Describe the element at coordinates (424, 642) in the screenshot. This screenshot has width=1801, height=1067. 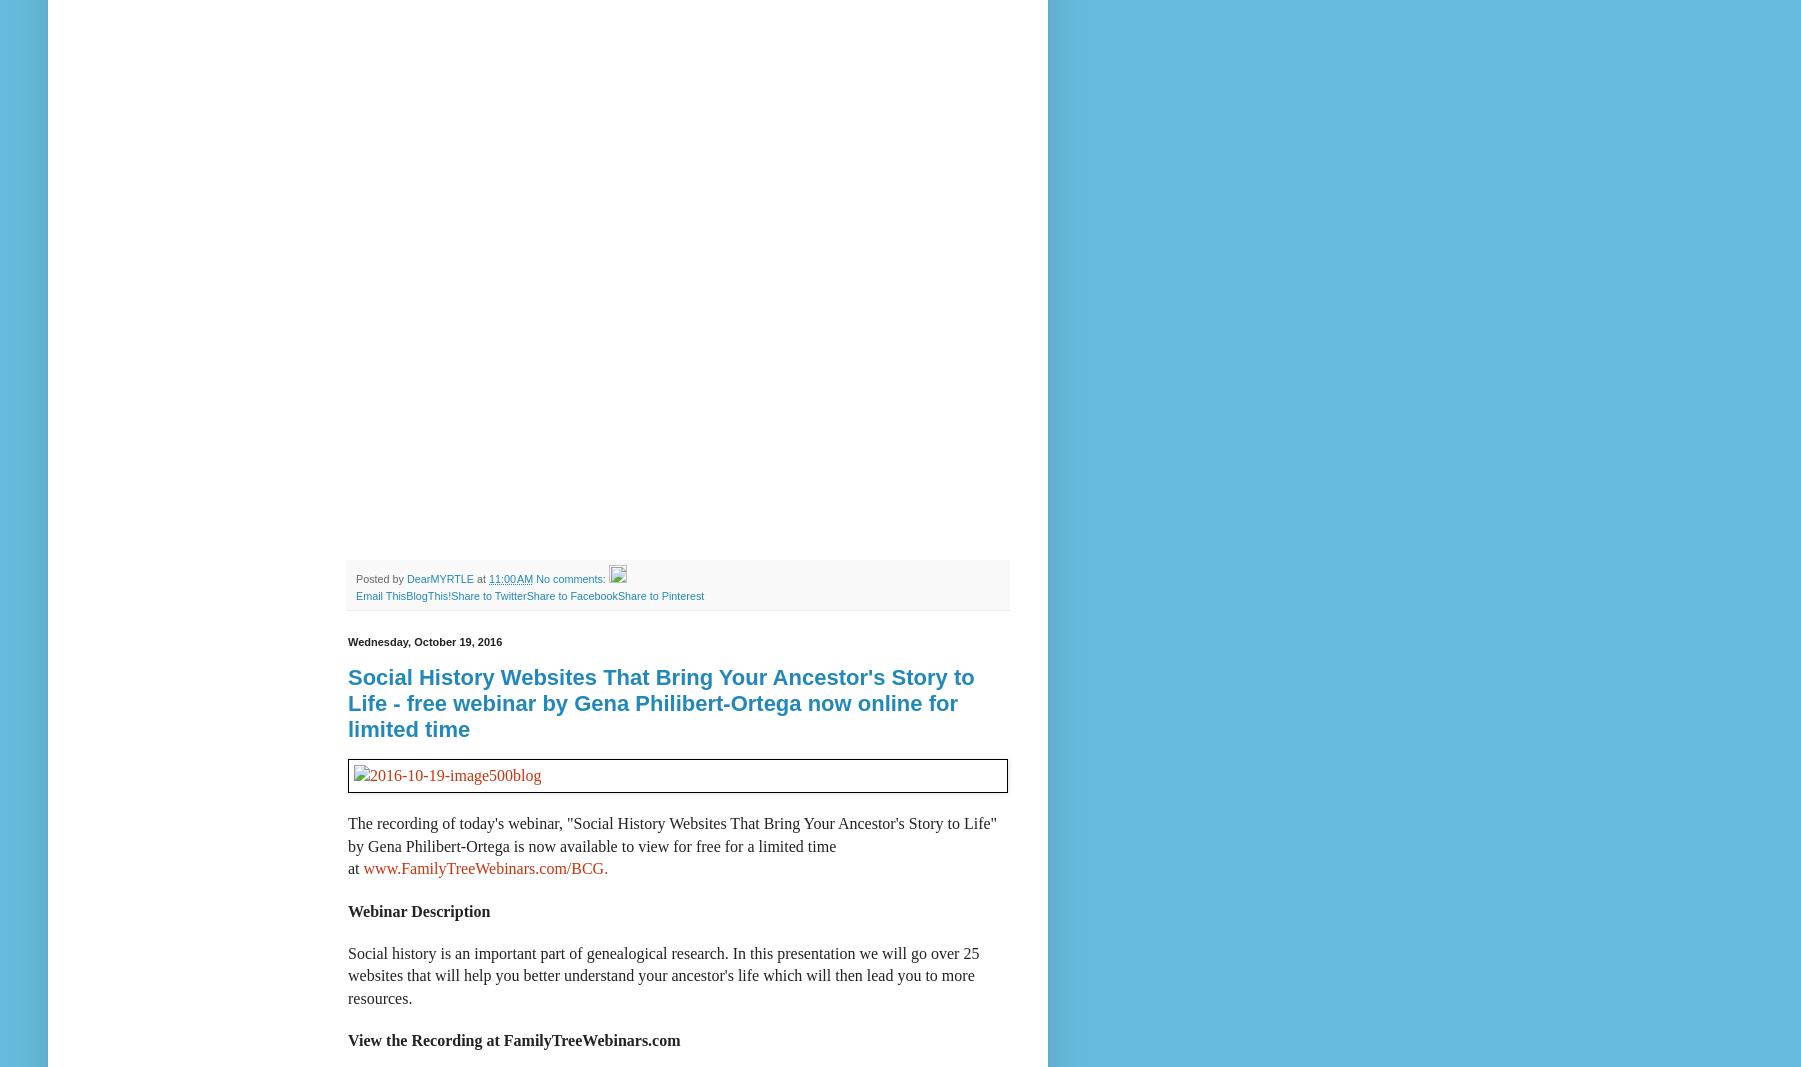
I see `'Wednesday, October 19, 2016'` at that location.